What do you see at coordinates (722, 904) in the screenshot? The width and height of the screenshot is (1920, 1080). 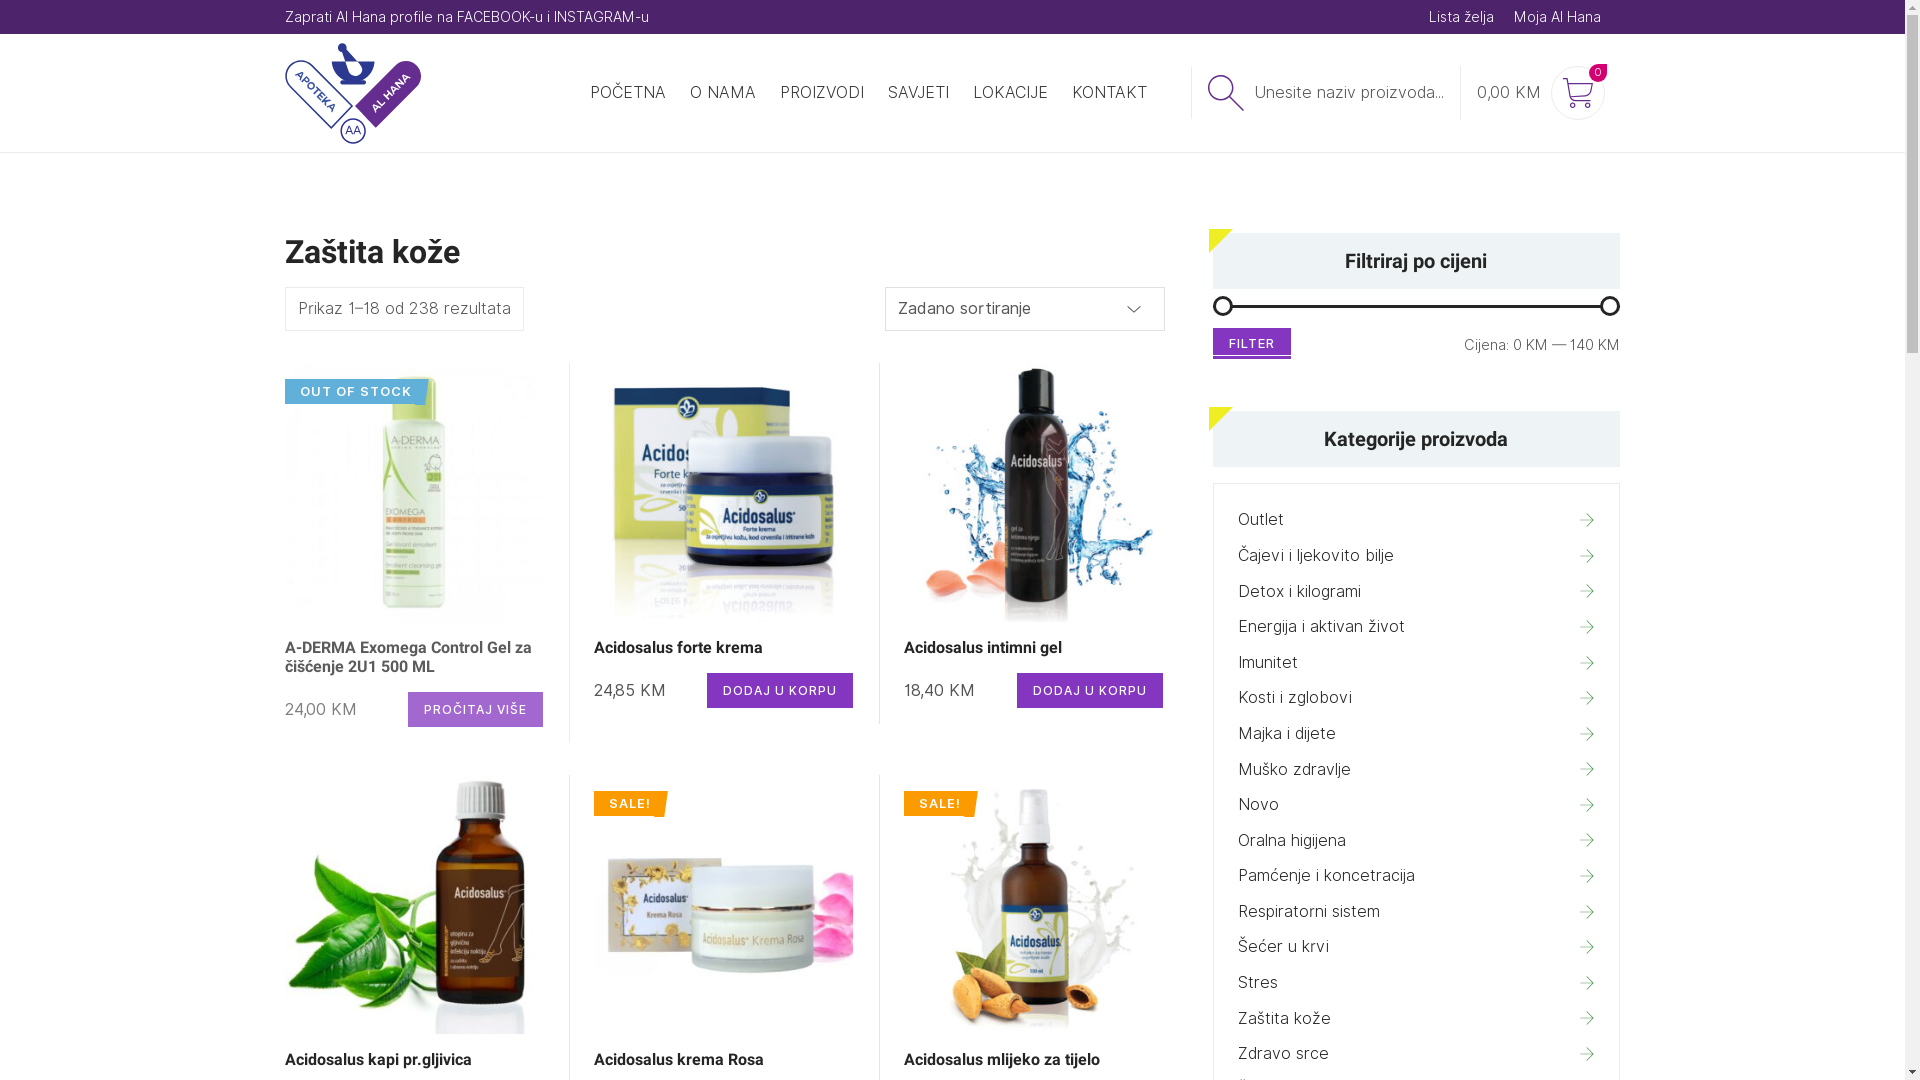 I see `'SALE!'` at bounding box center [722, 904].